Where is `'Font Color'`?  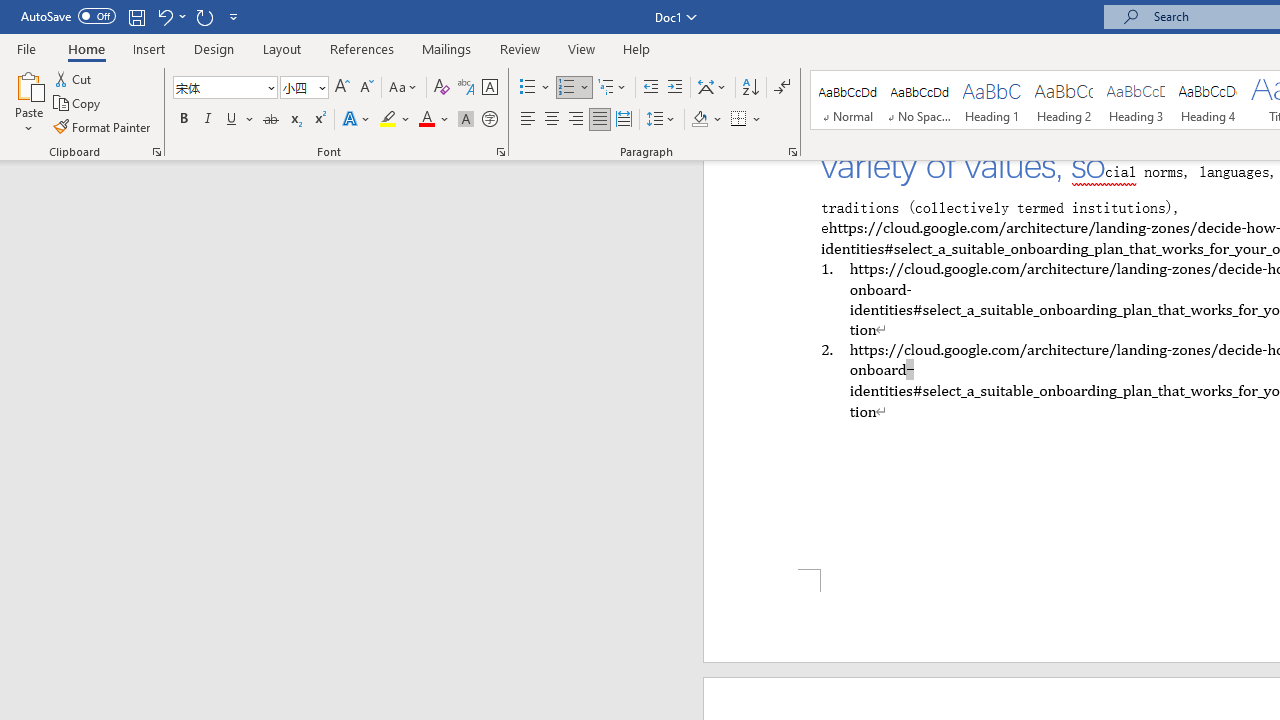
'Font Color' is located at coordinates (433, 119).